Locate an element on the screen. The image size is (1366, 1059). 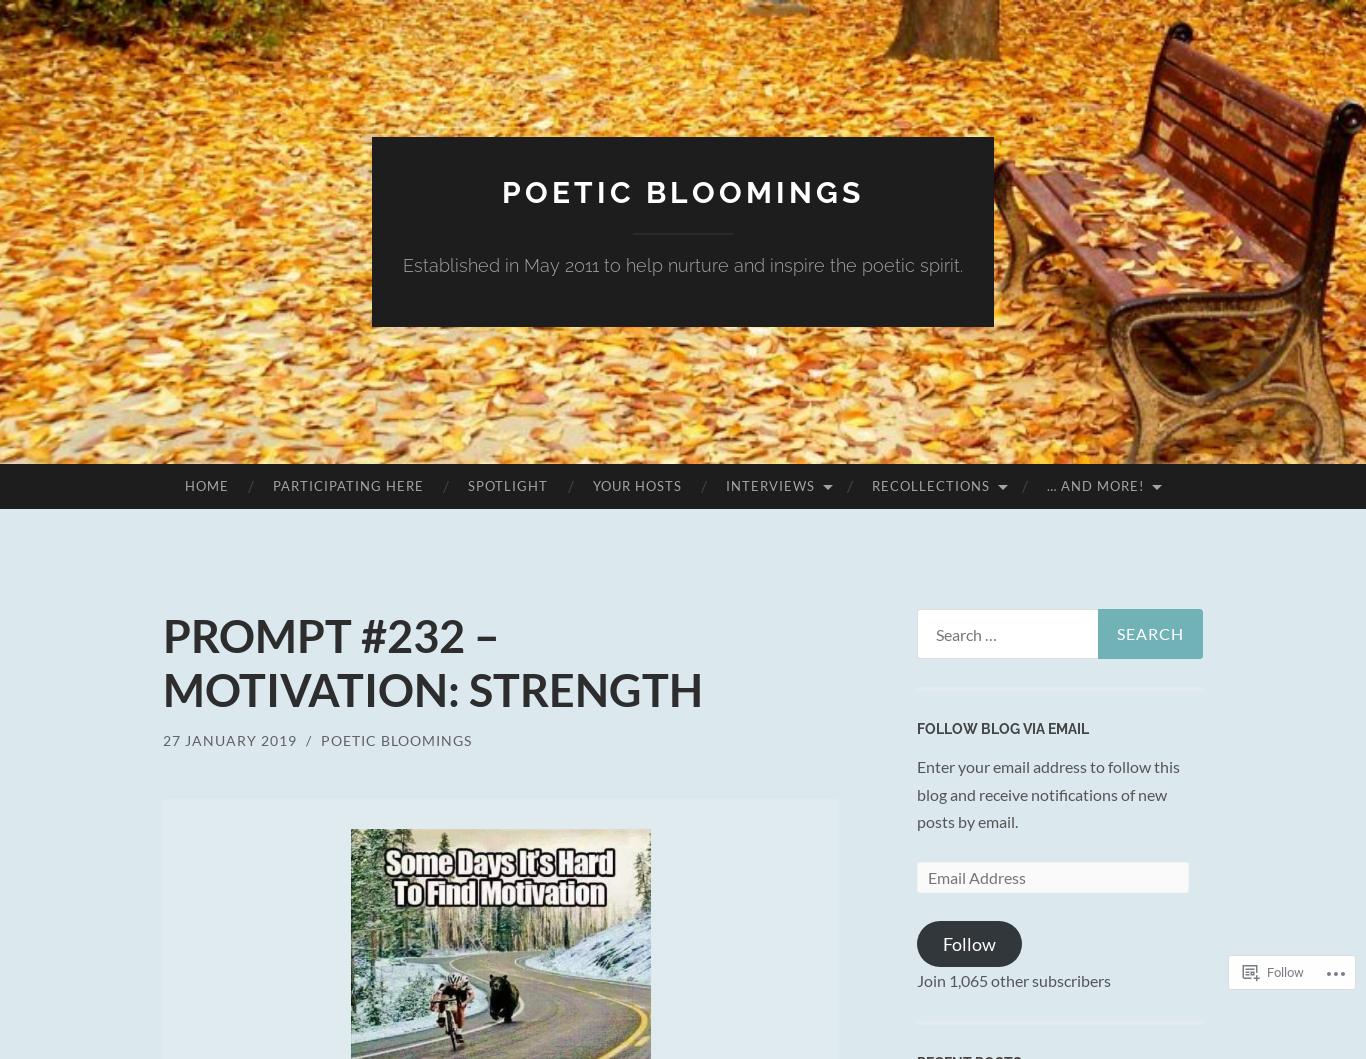
'POETIC BLOOMINGS' is located at coordinates (502, 191).